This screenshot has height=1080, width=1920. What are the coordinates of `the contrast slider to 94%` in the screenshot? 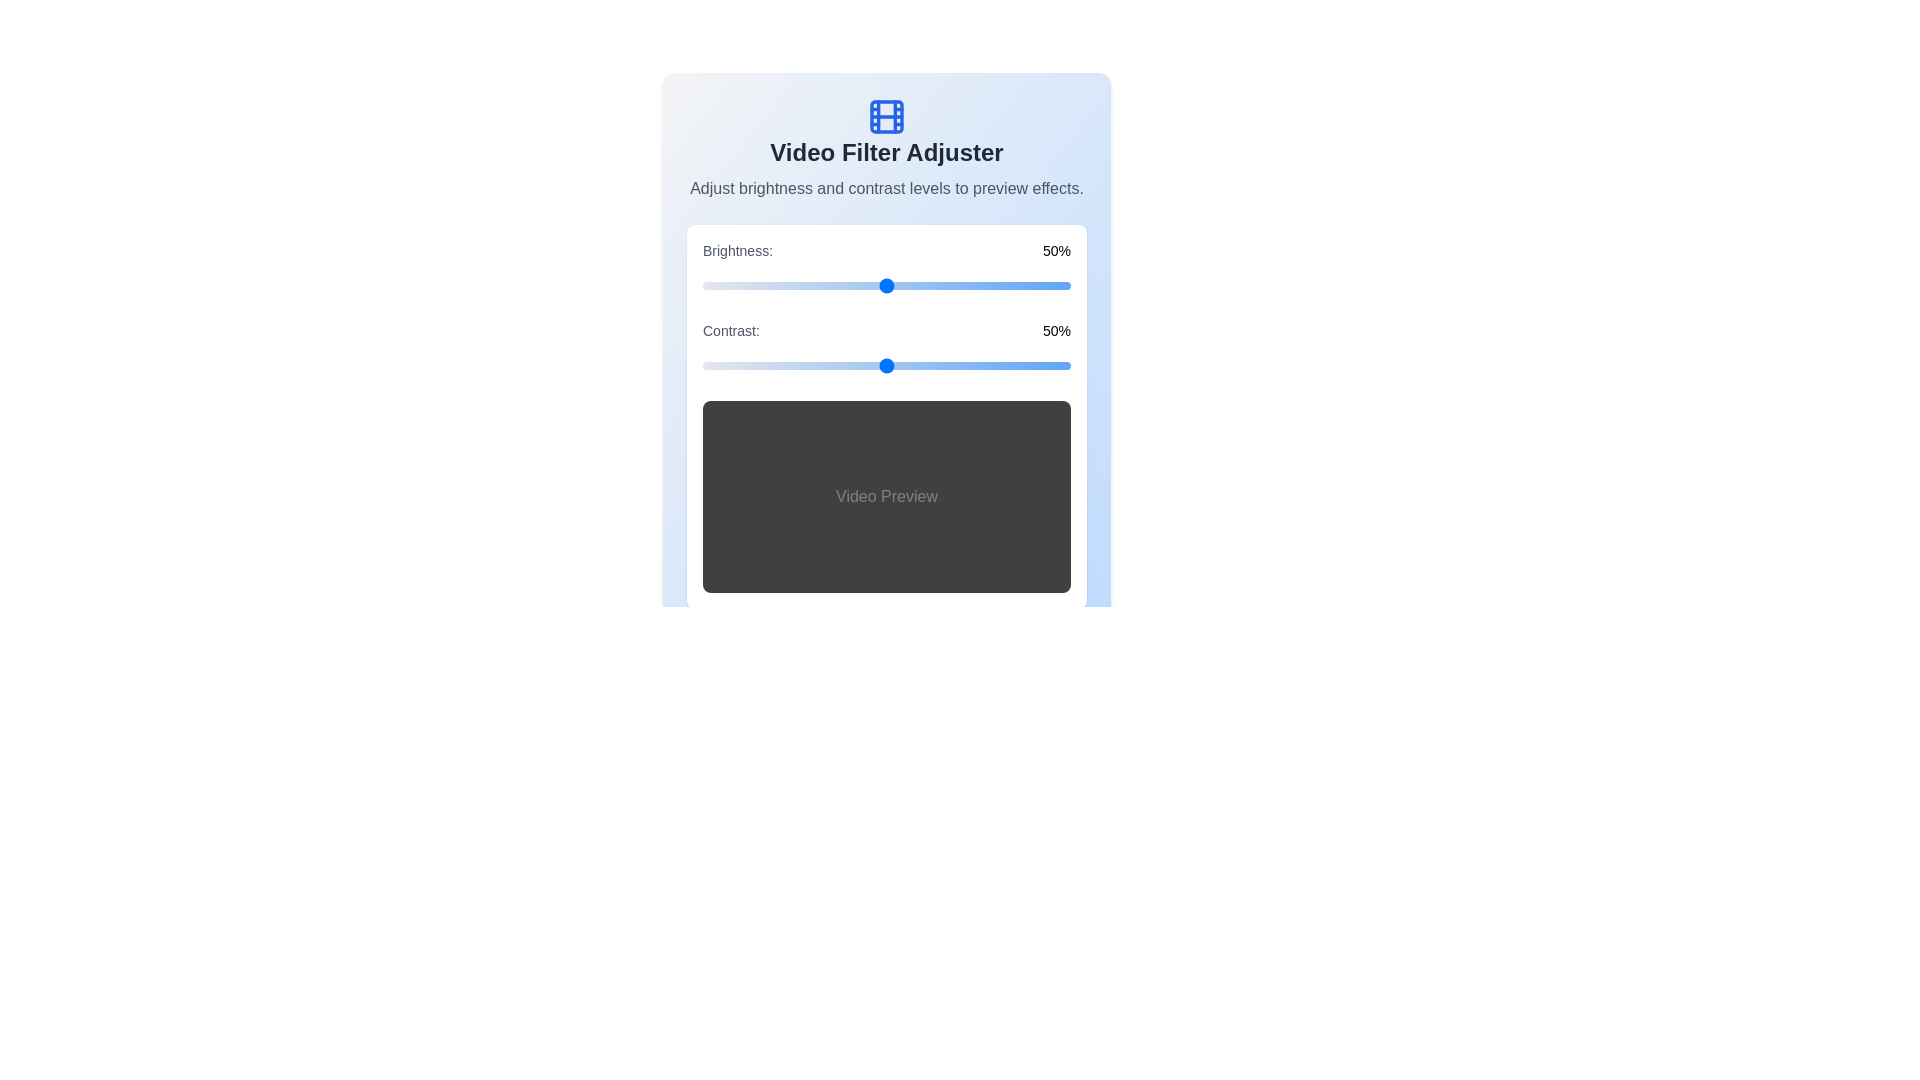 It's located at (1047, 366).